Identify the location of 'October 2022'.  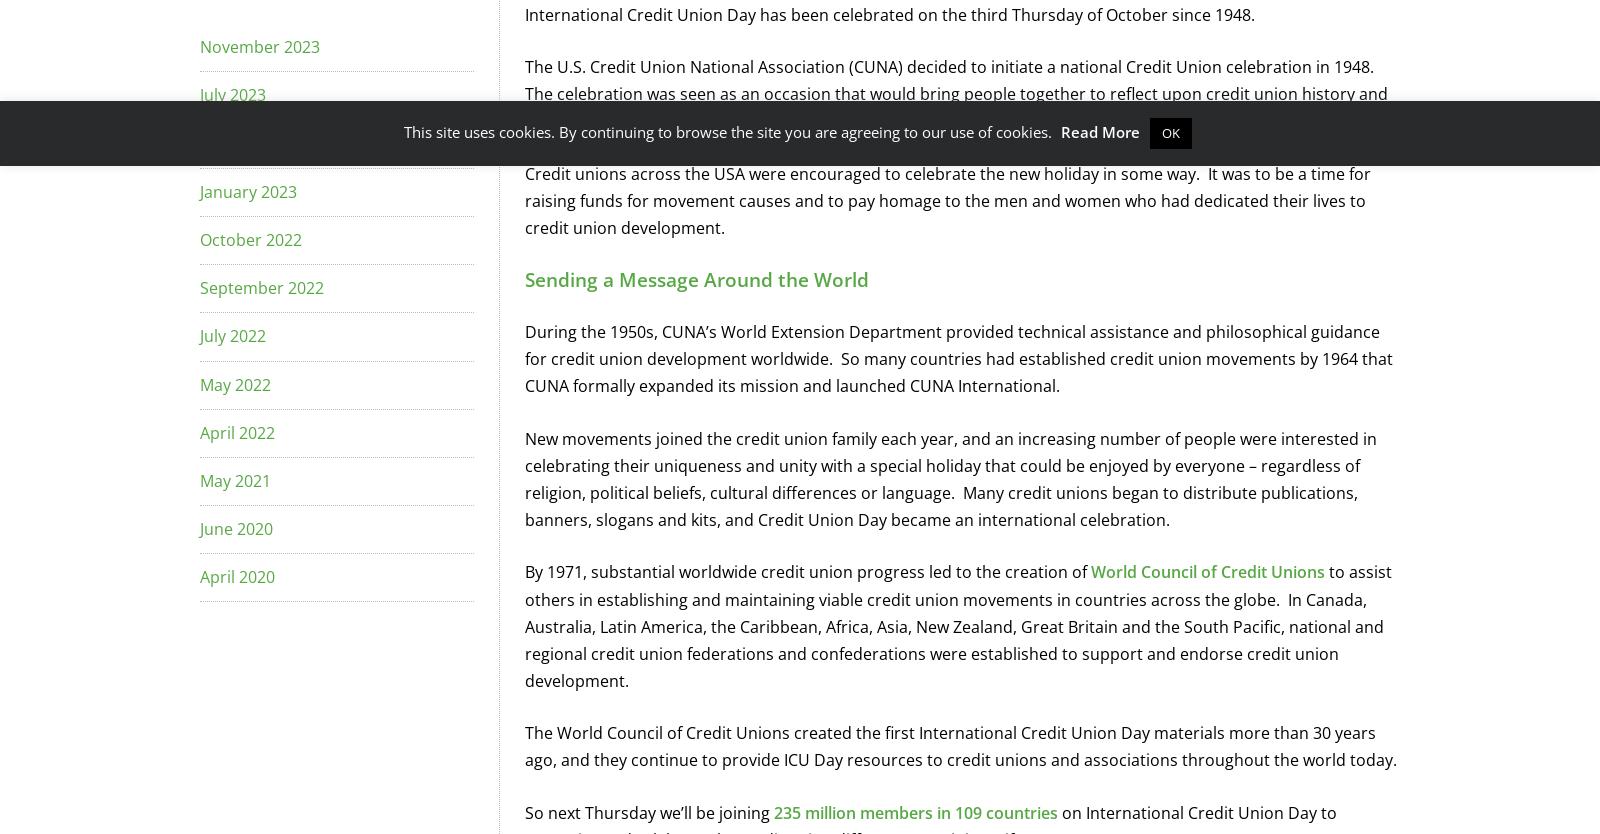
(199, 238).